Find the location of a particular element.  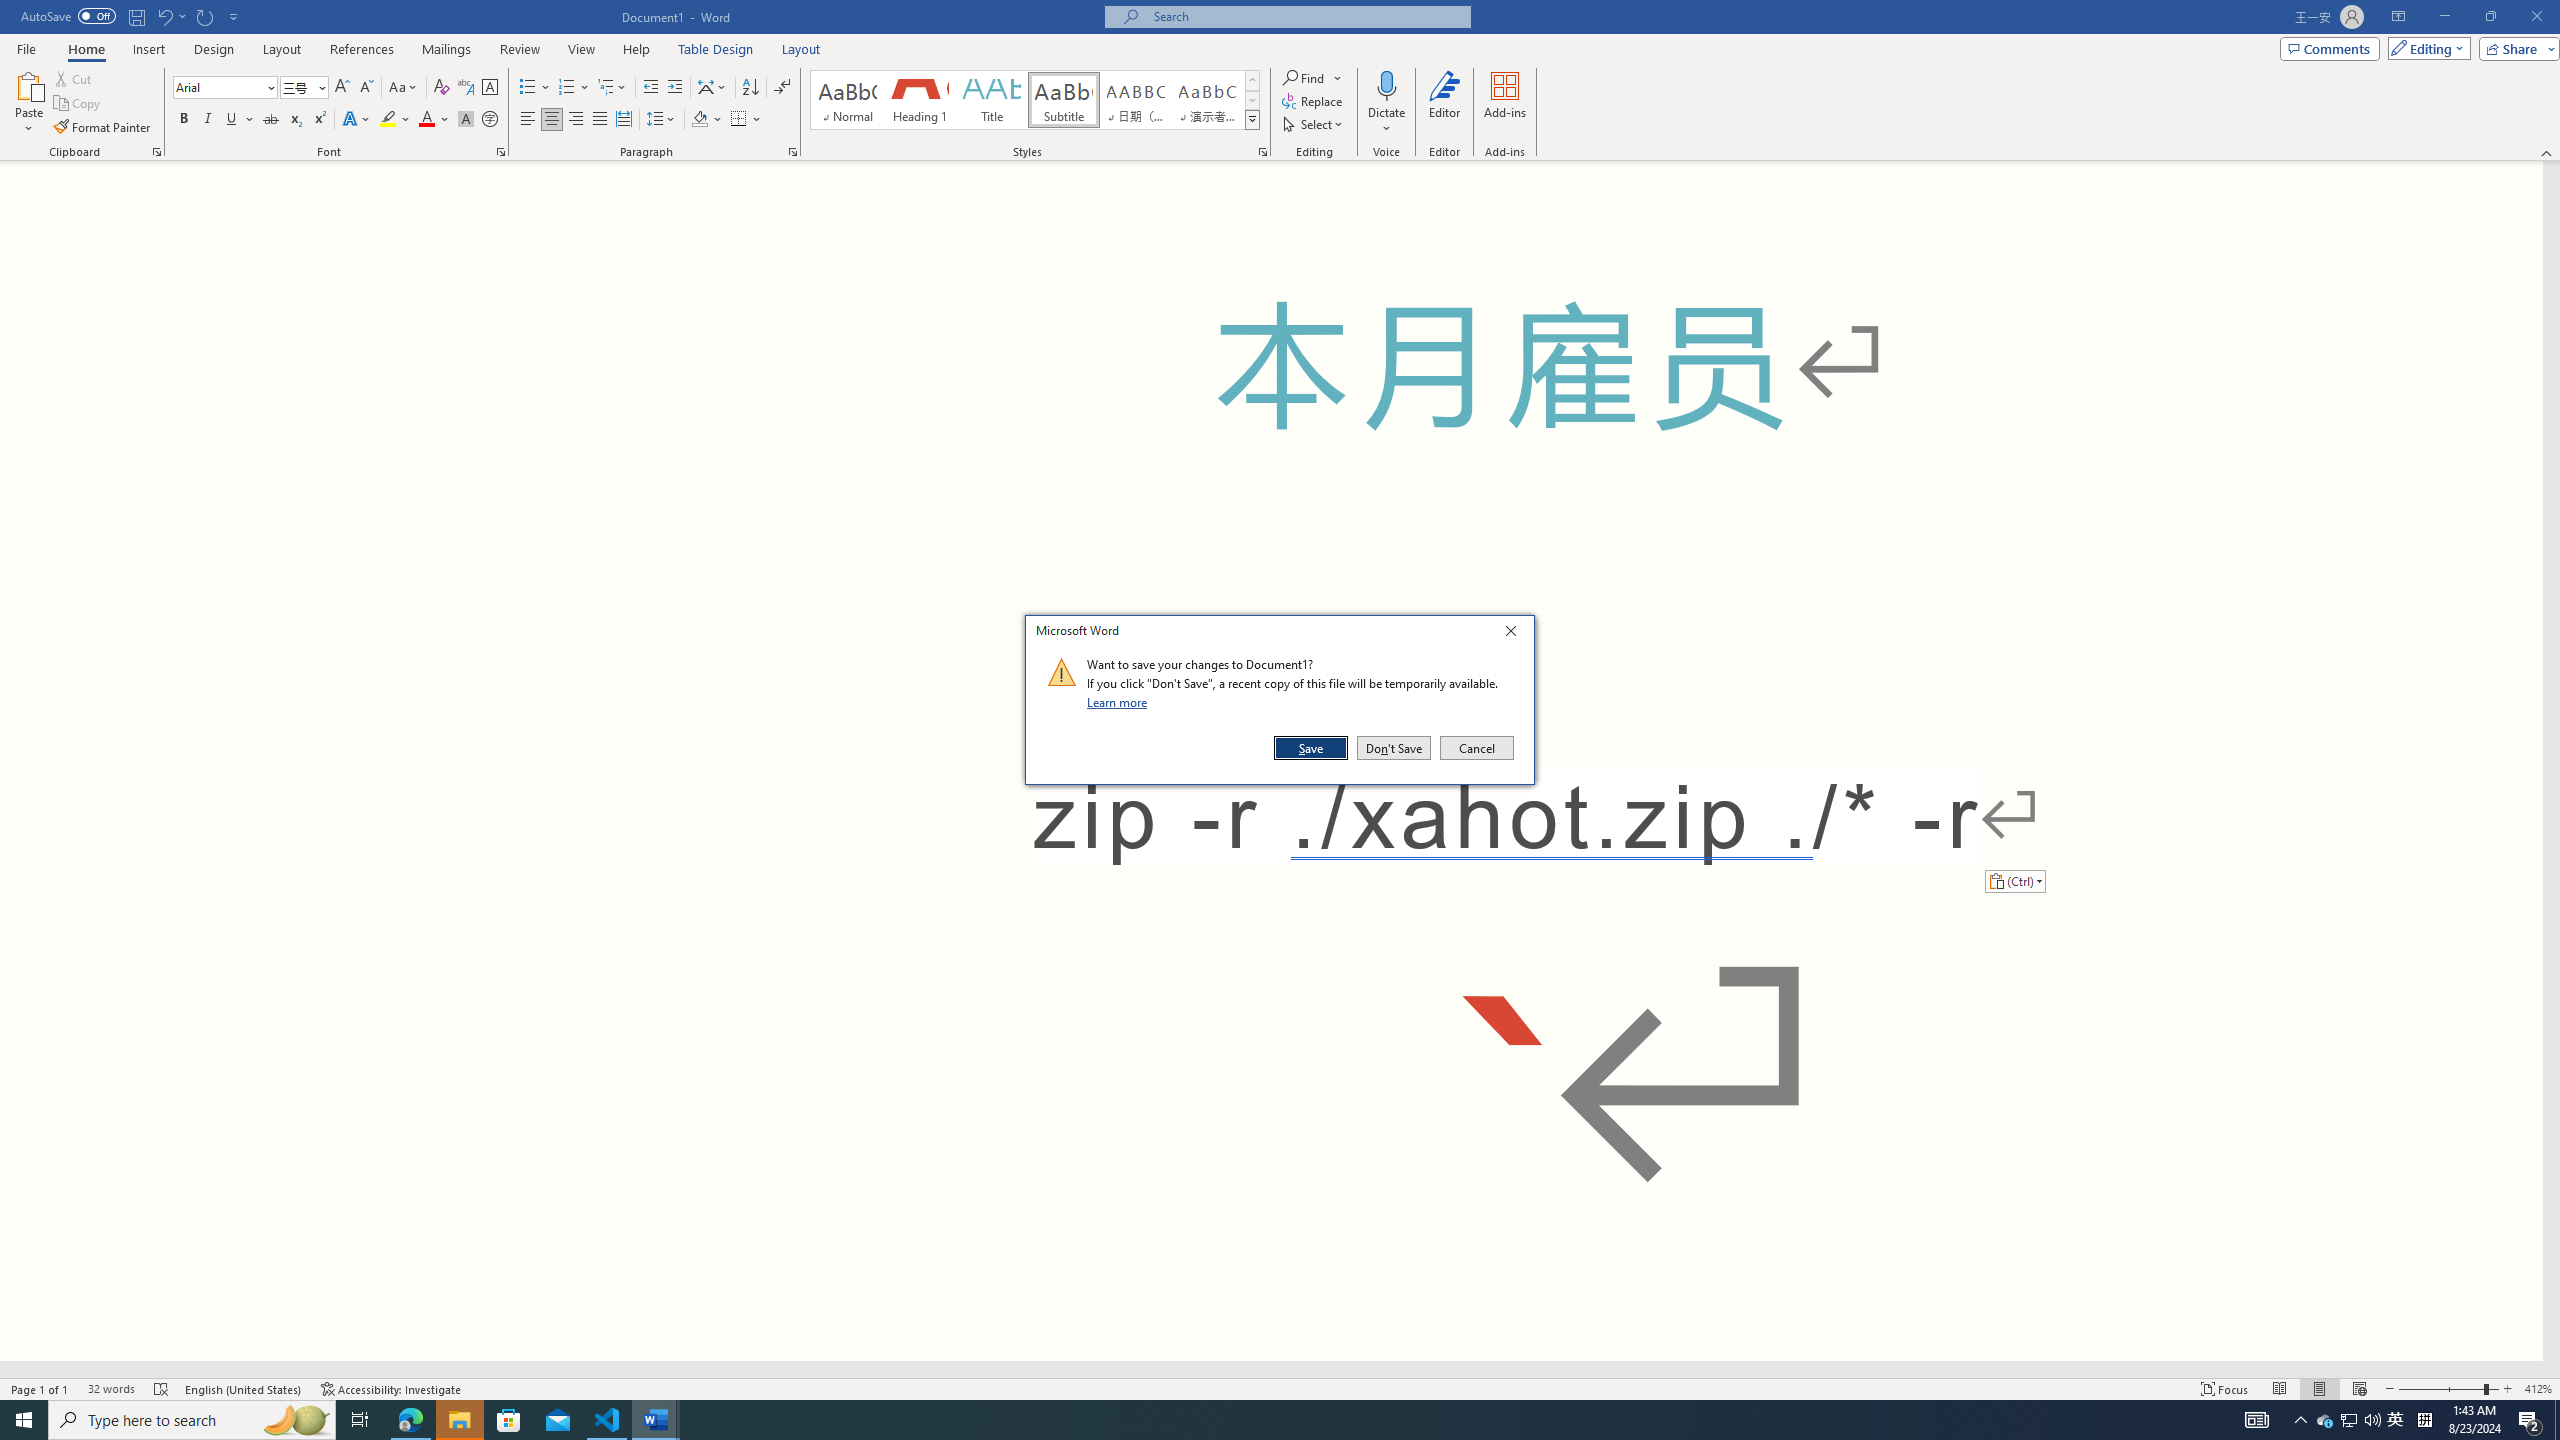

'Action: Paste alternatives' is located at coordinates (2013, 880).